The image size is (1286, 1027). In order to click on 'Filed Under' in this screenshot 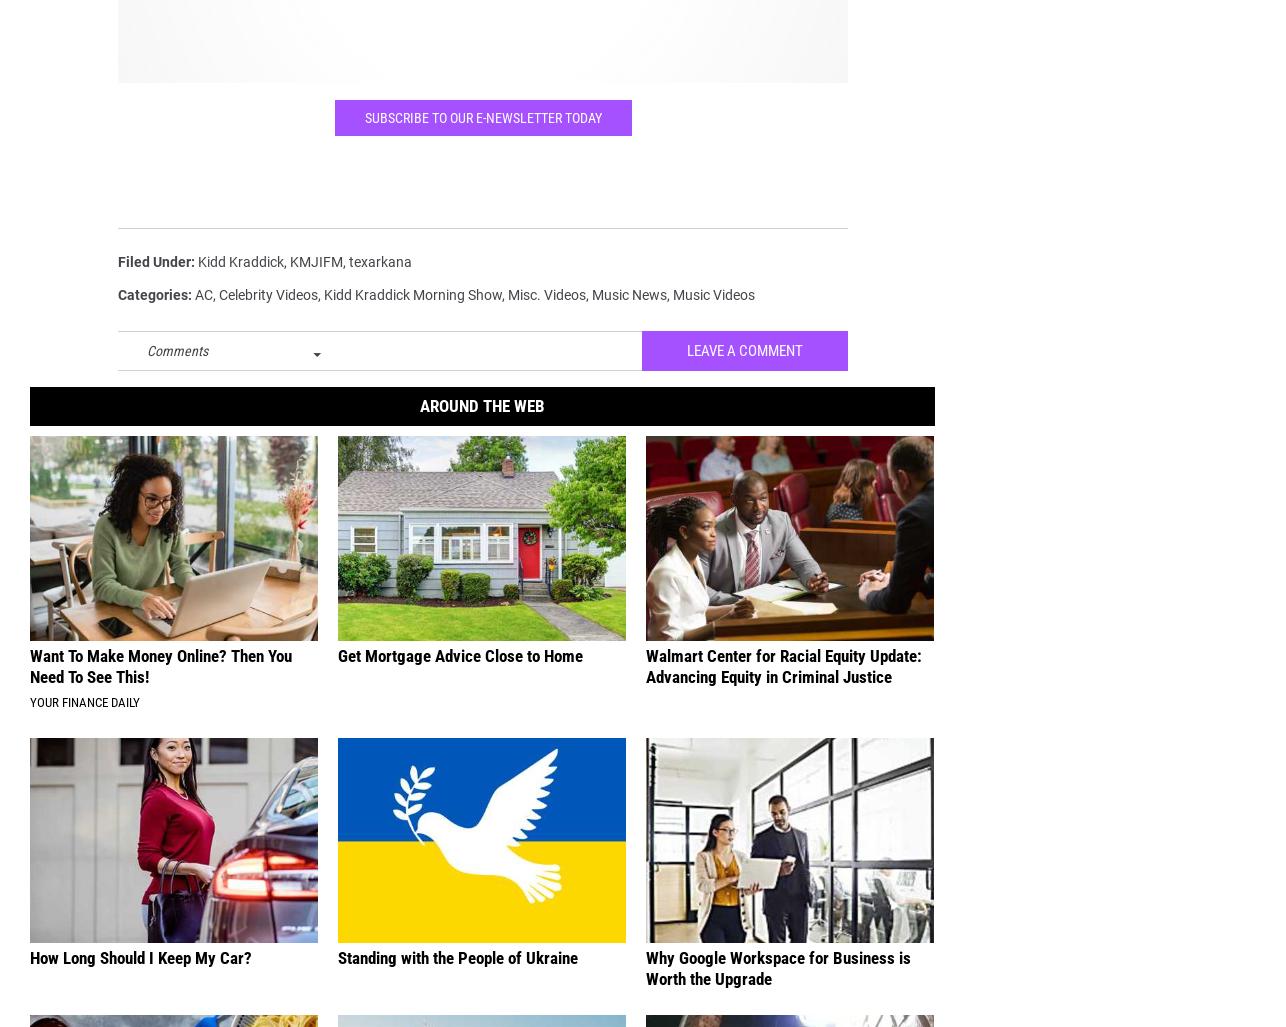, I will do `click(154, 275)`.